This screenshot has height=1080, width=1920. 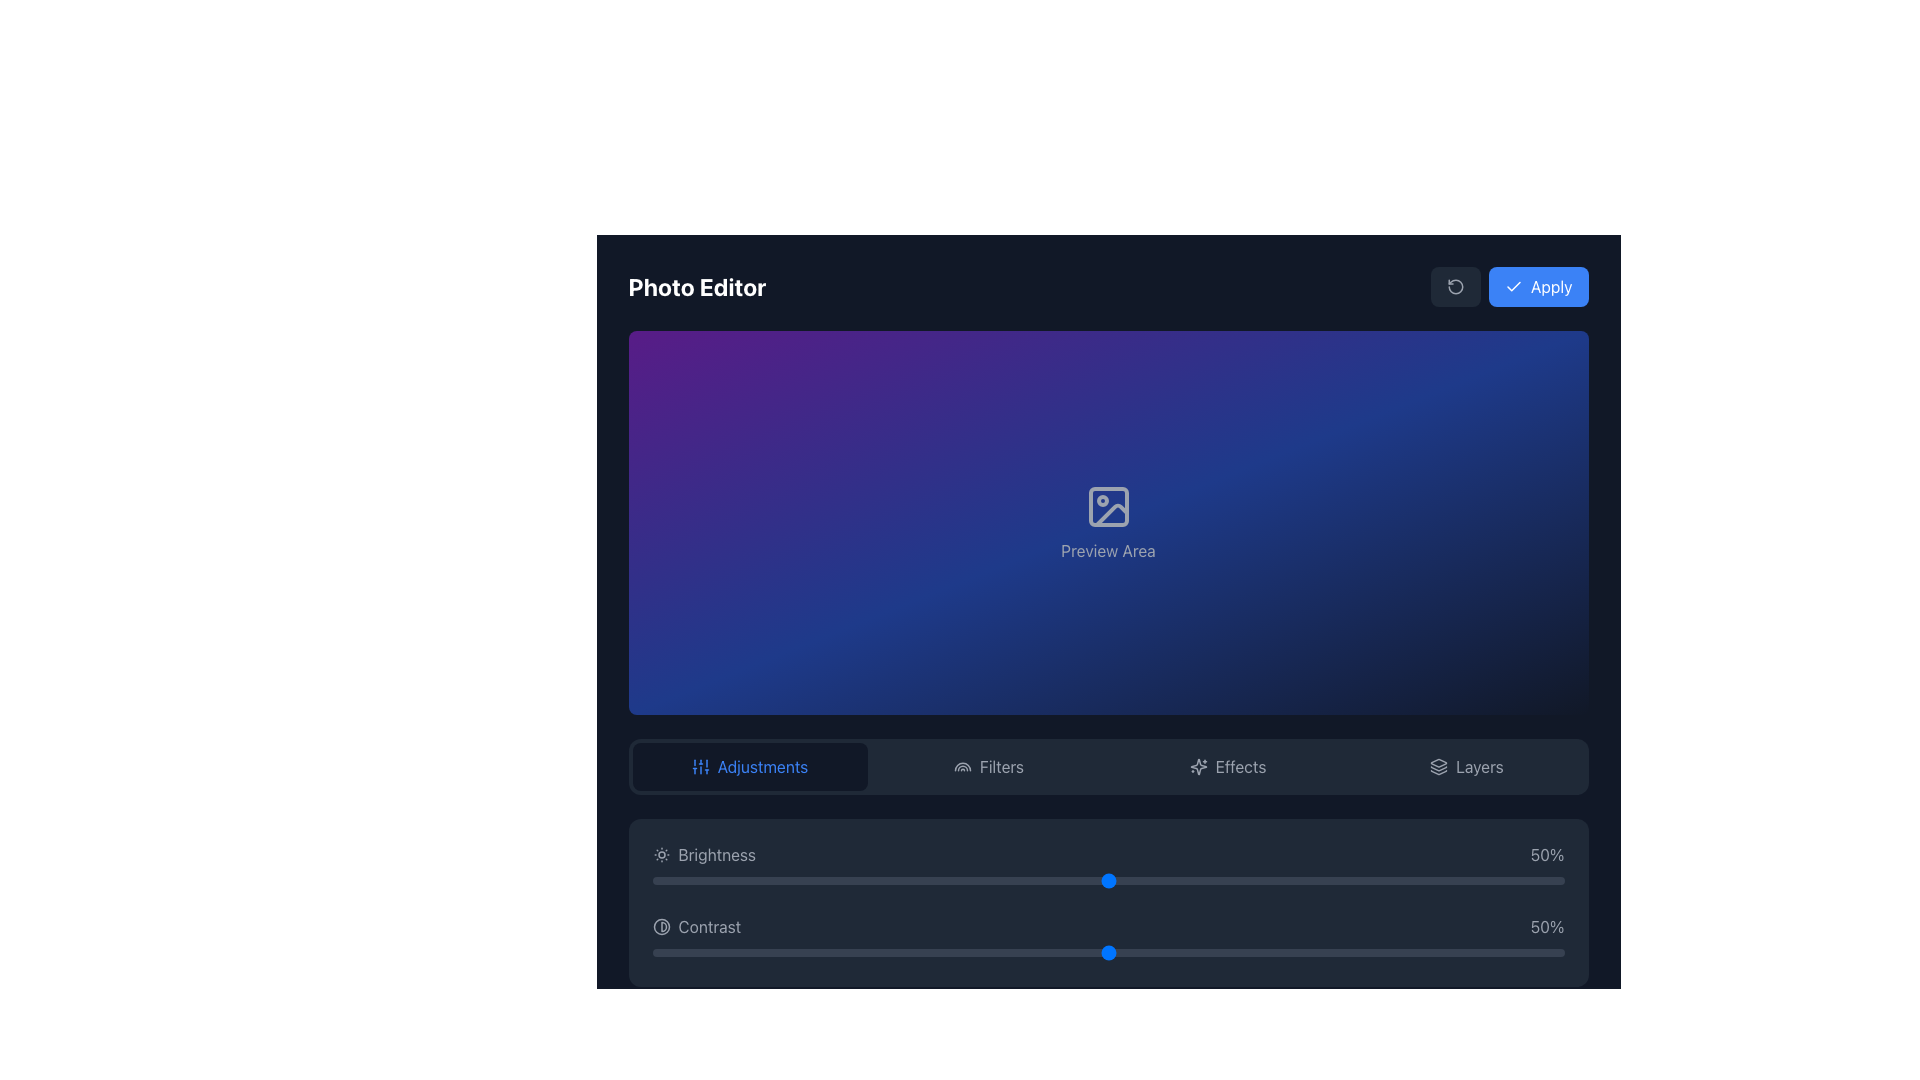 What do you see at coordinates (1216, 879) in the screenshot?
I see `the slider value` at bounding box center [1216, 879].